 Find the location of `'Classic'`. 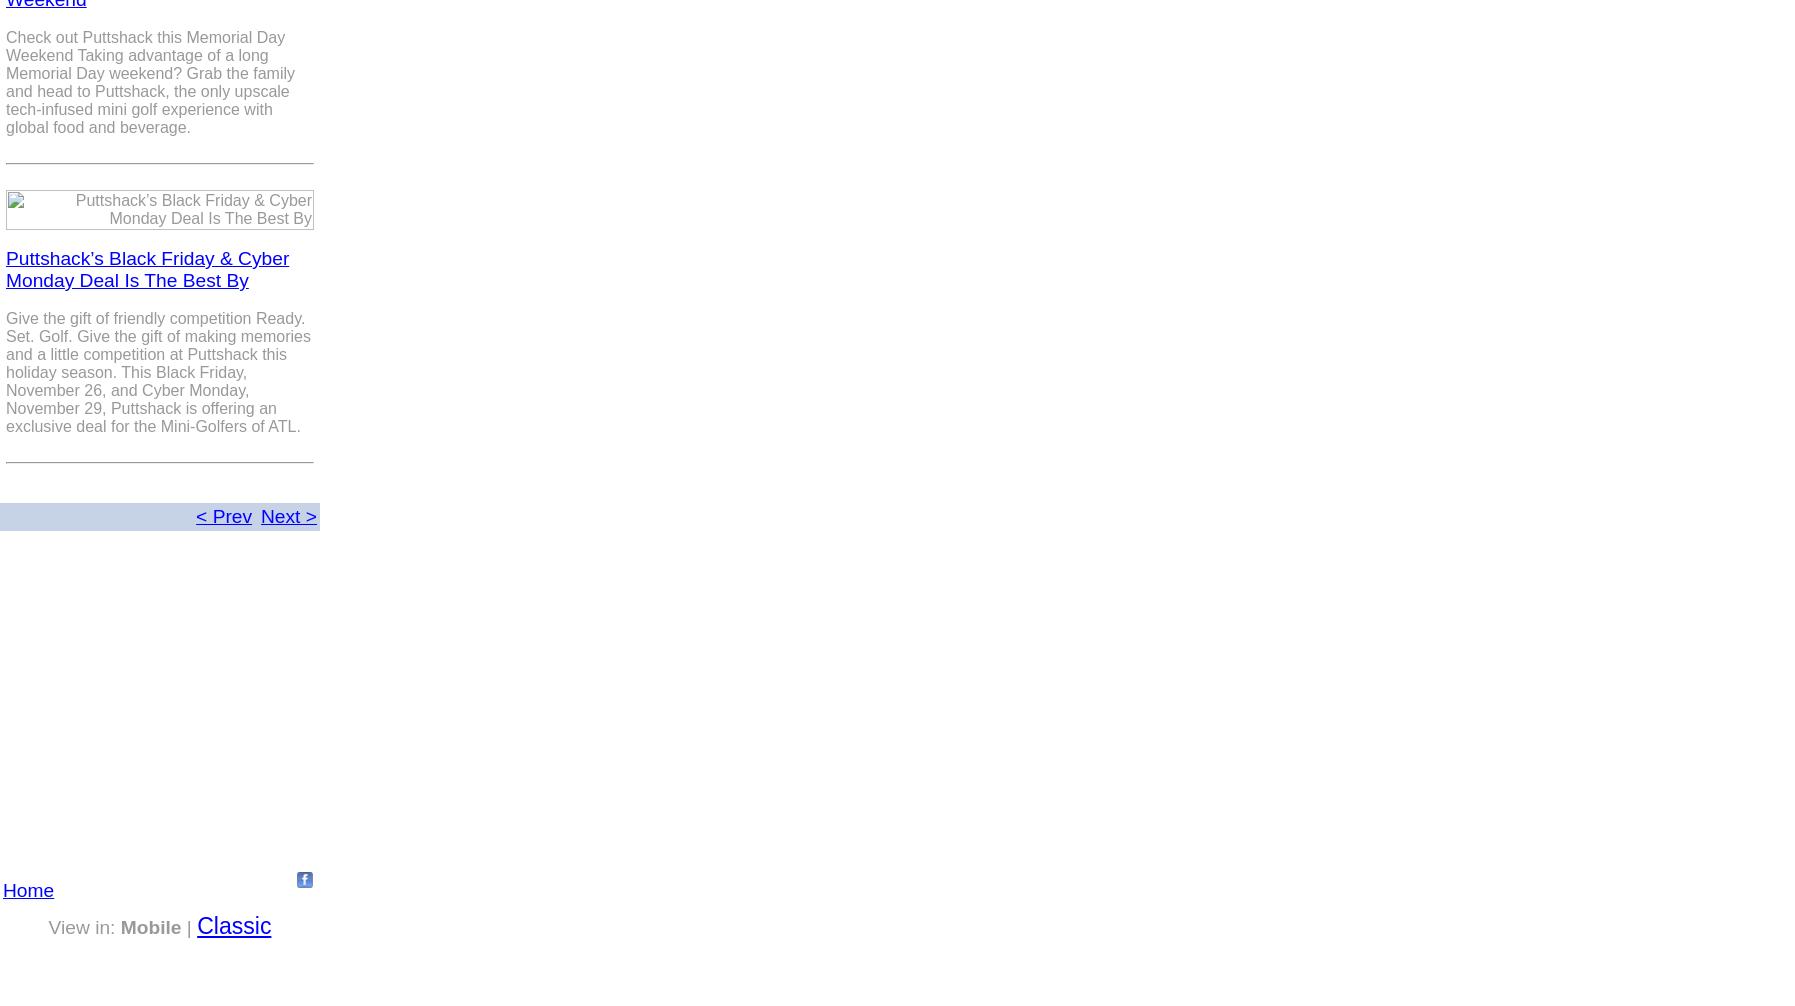

'Classic' is located at coordinates (233, 925).